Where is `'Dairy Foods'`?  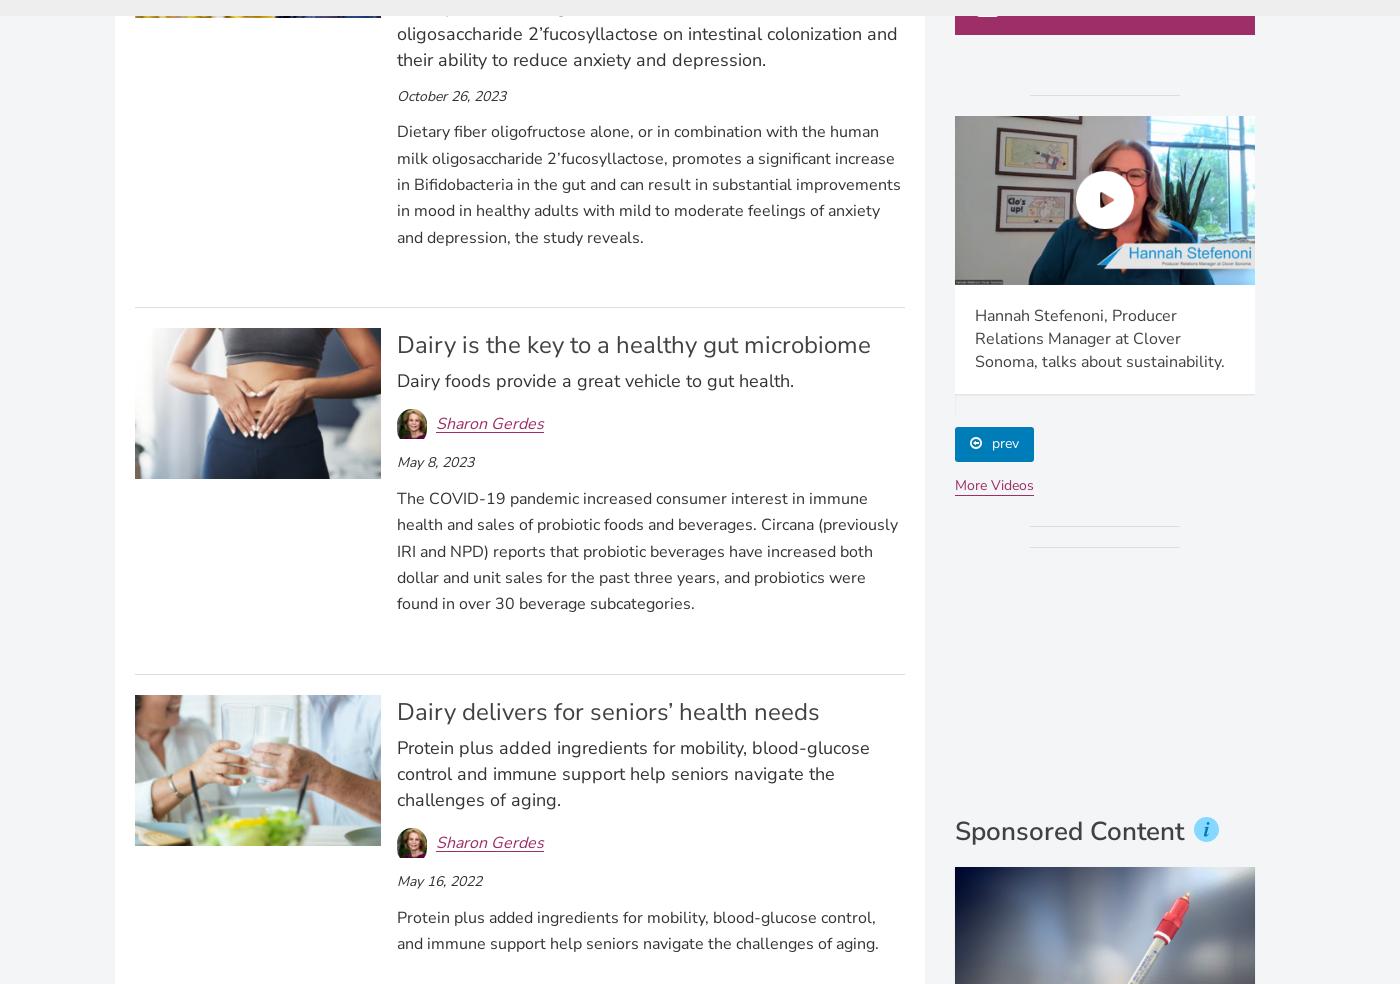 'Dairy Foods' is located at coordinates (1066, 664).